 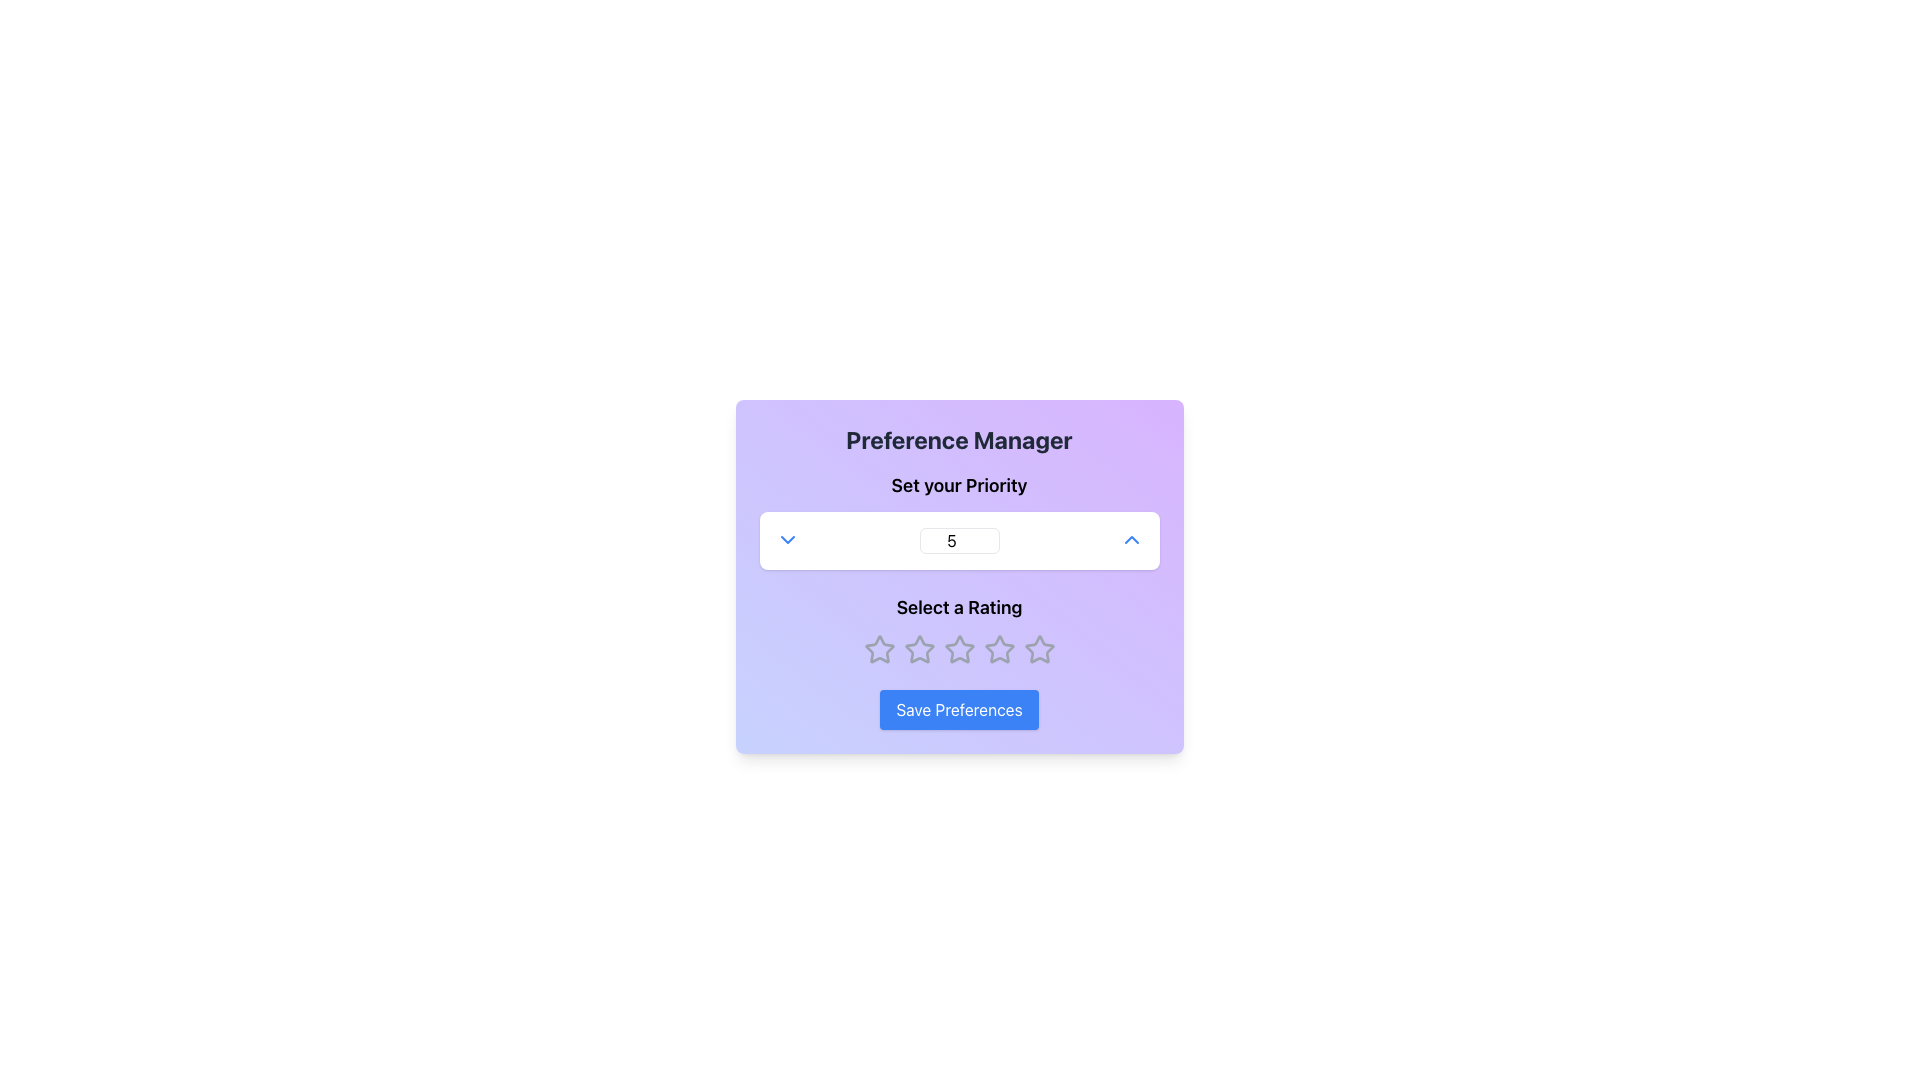 What do you see at coordinates (958, 650) in the screenshot?
I see `the fourth star in the interactive star rating icon group` at bounding box center [958, 650].